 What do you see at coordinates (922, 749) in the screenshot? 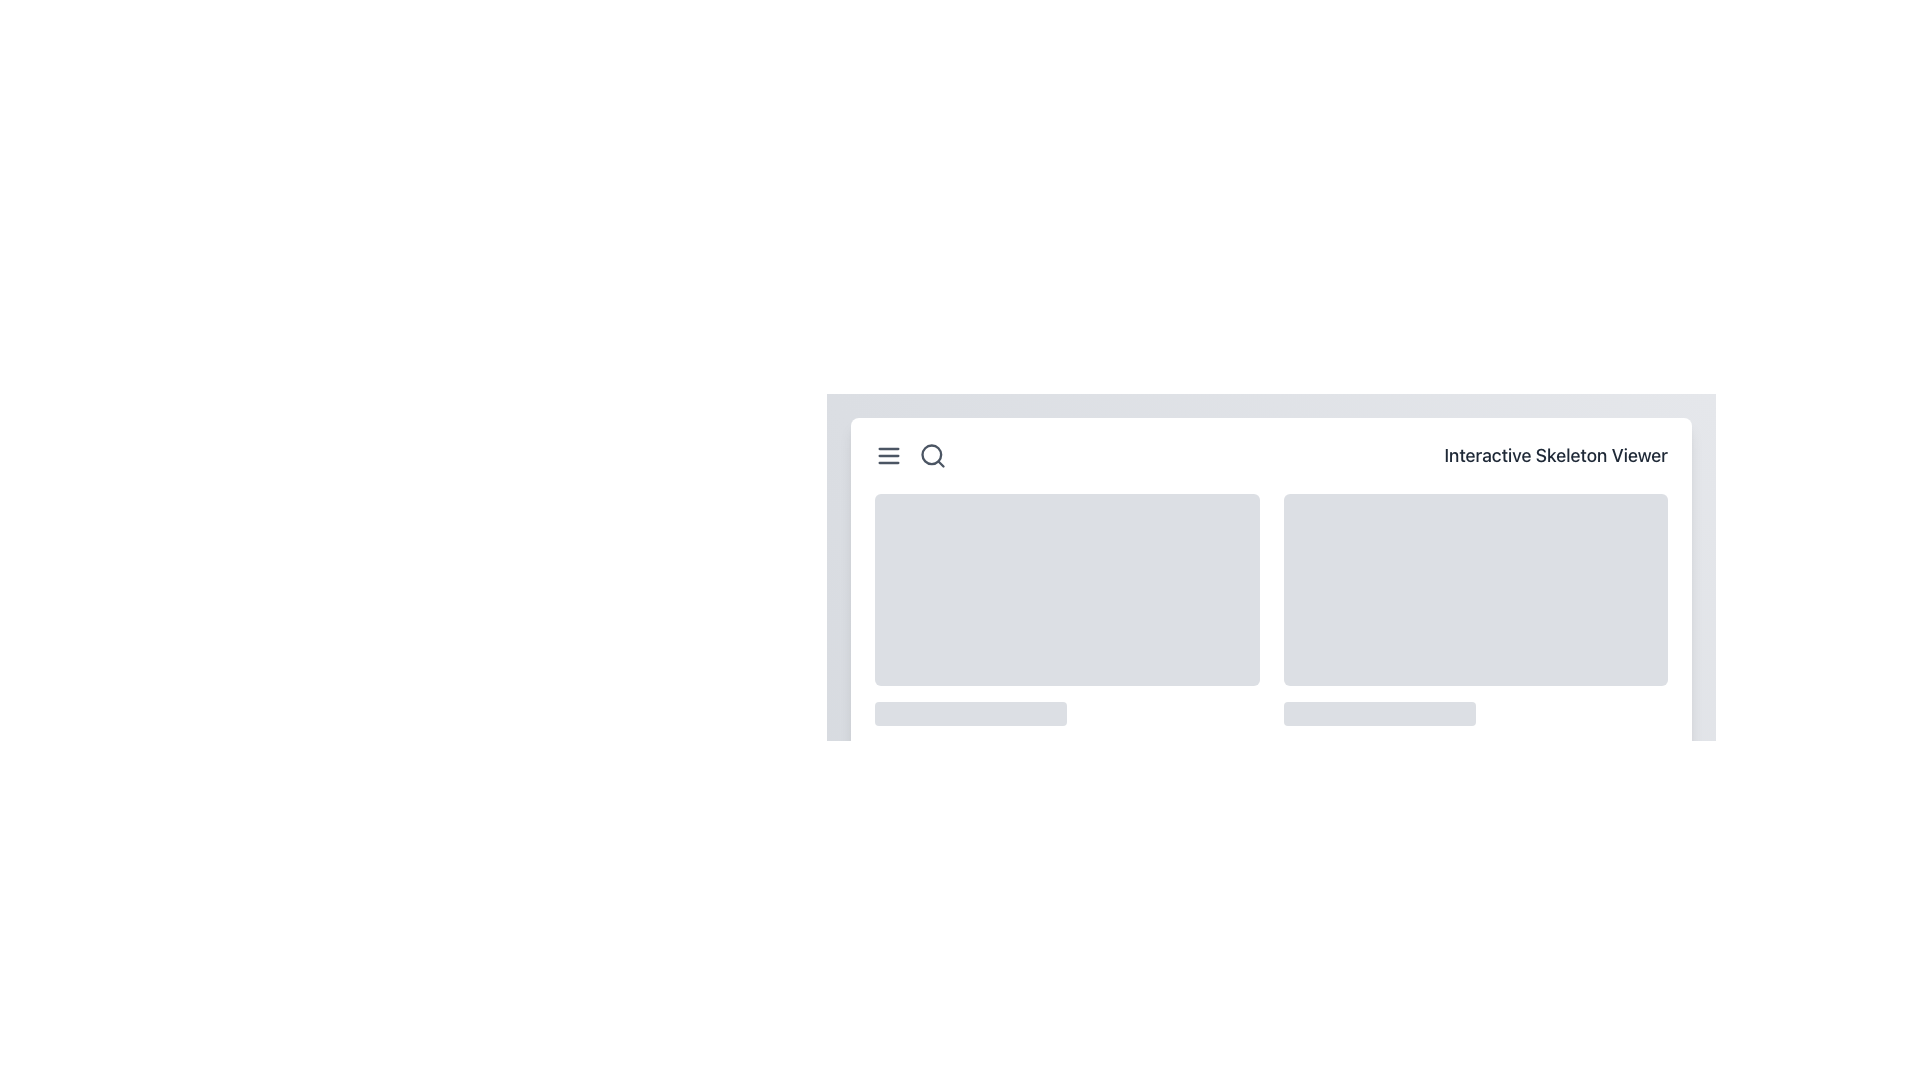
I see `the non-interactive placeholder bar, which is a short horizontal bar with rounded edges and light gray color, located below a larger gray bar` at bounding box center [922, 749].